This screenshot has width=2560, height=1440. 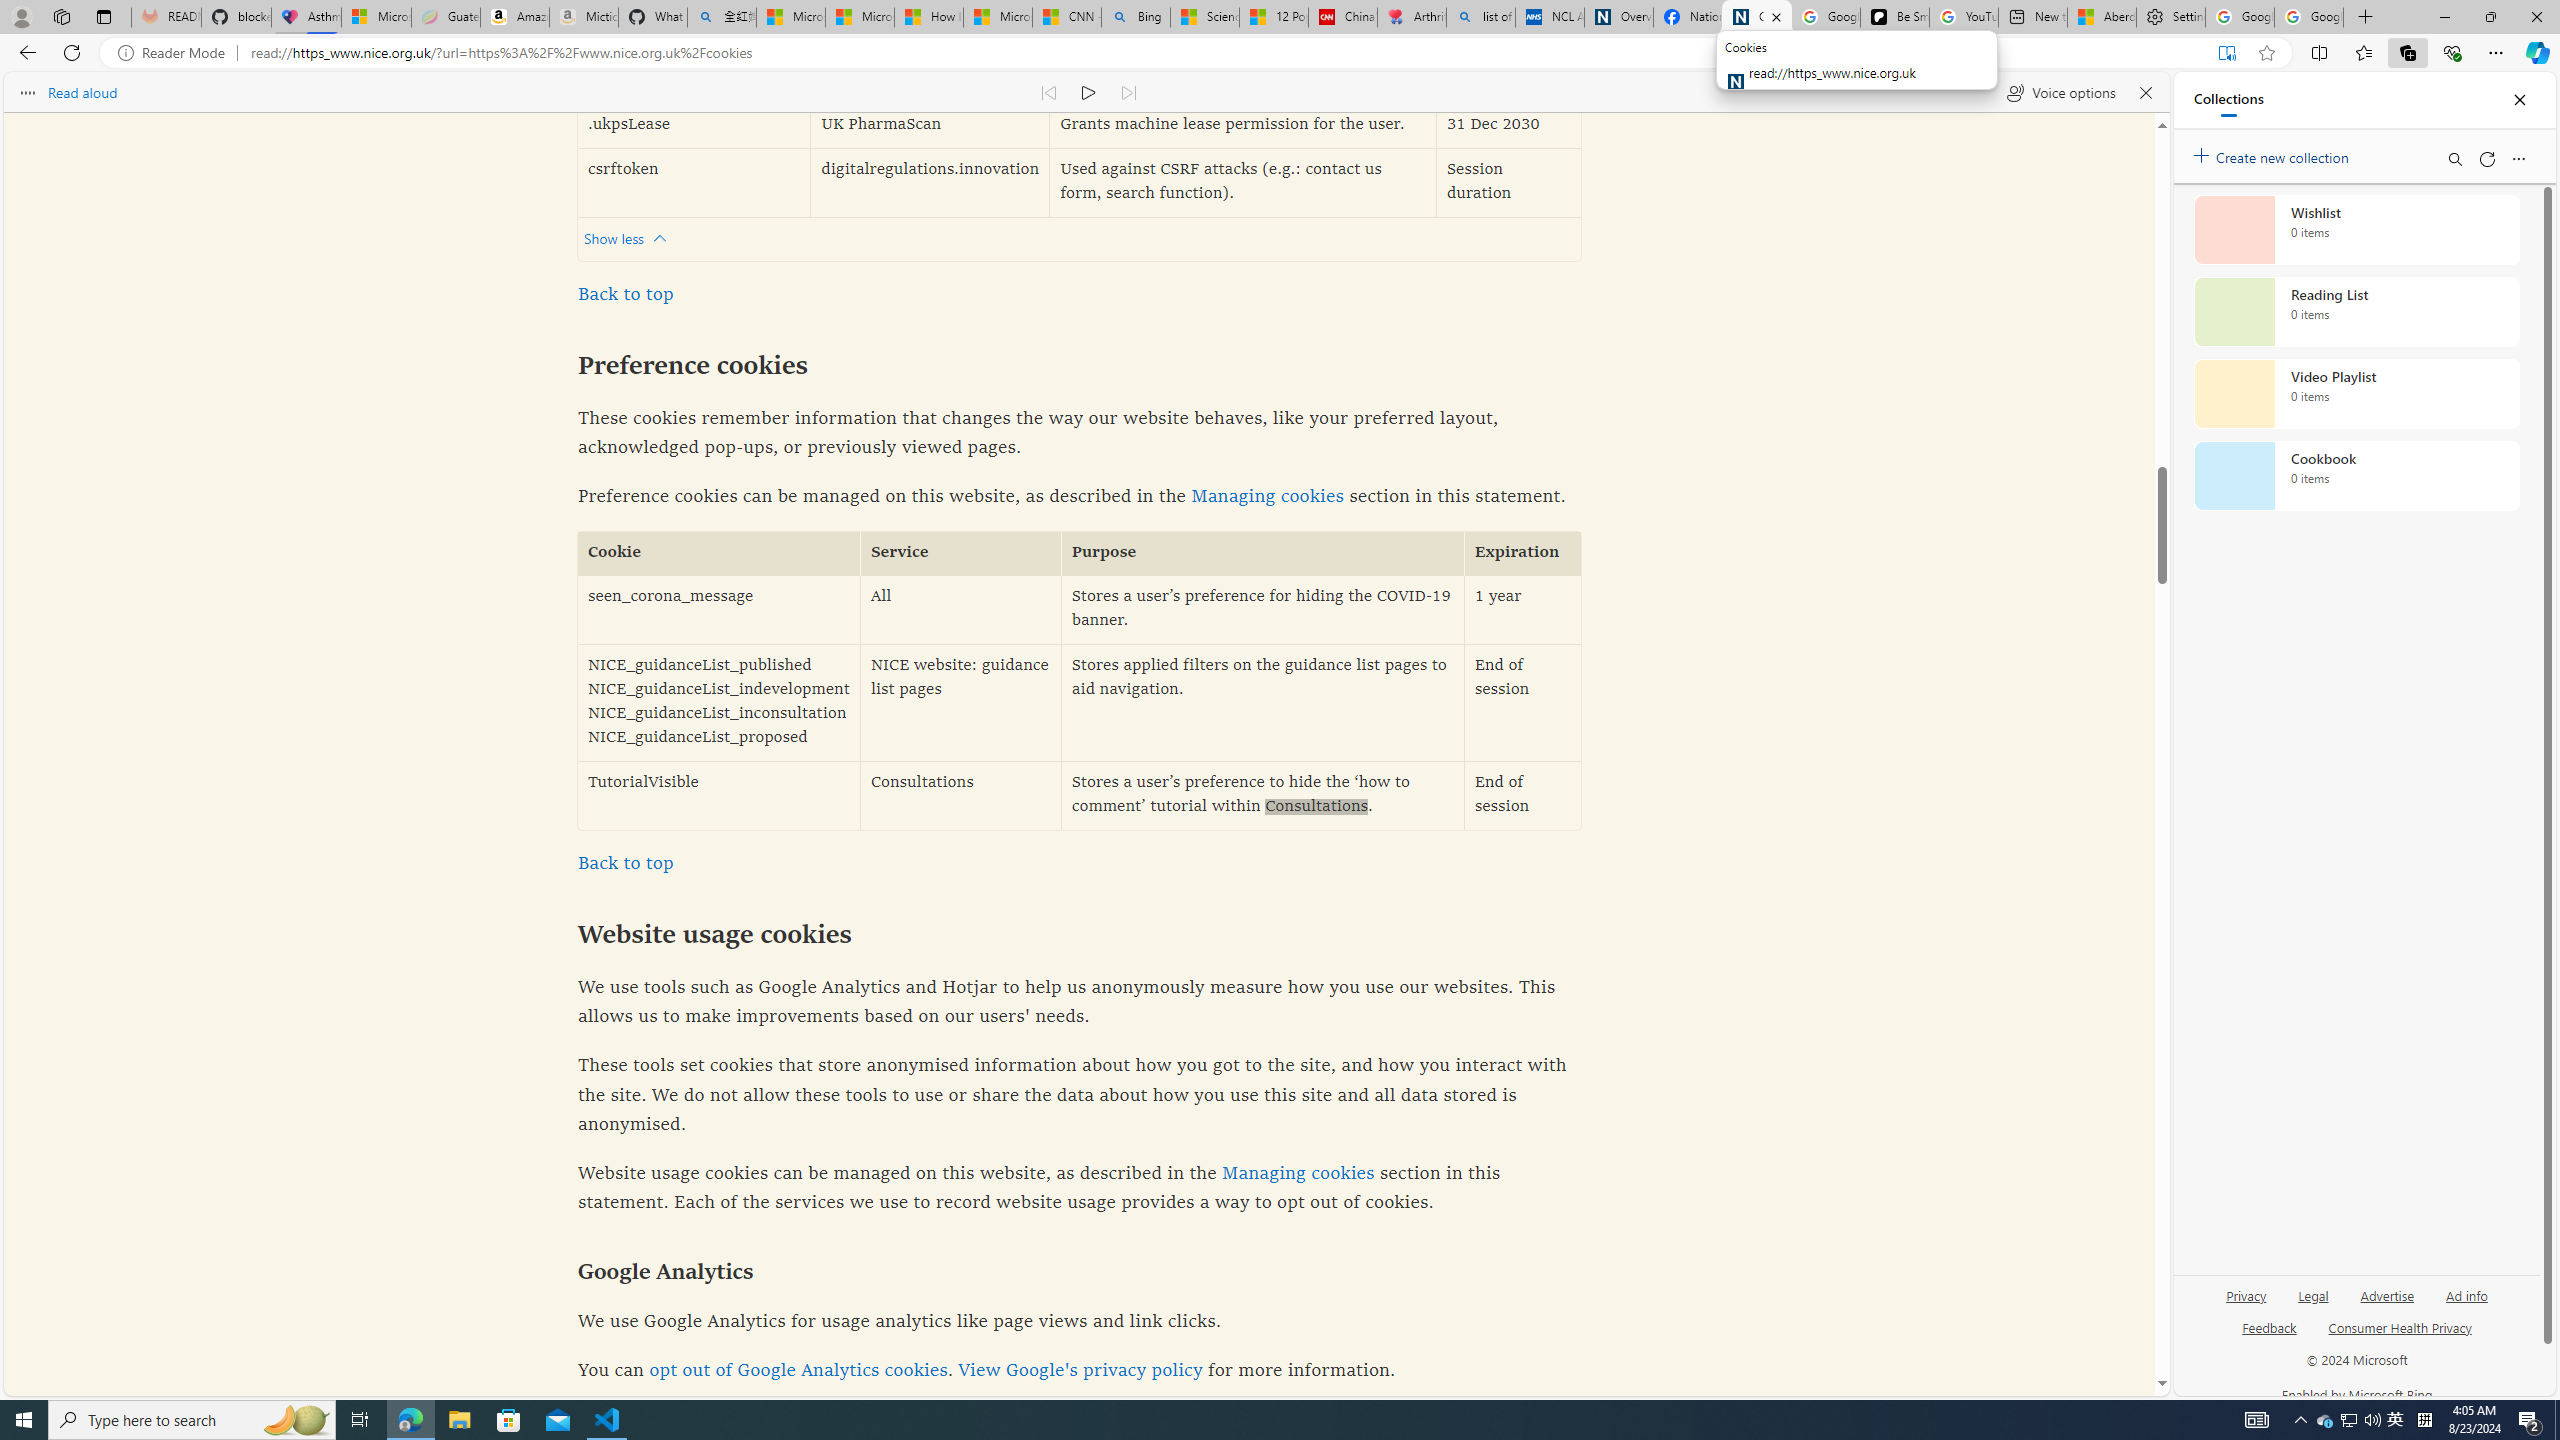 What do you see at coordinates (306, 16) in the screenshot?
I see `'Asthma Inhalers: Names and Types'` at bounding box center [306, 16].